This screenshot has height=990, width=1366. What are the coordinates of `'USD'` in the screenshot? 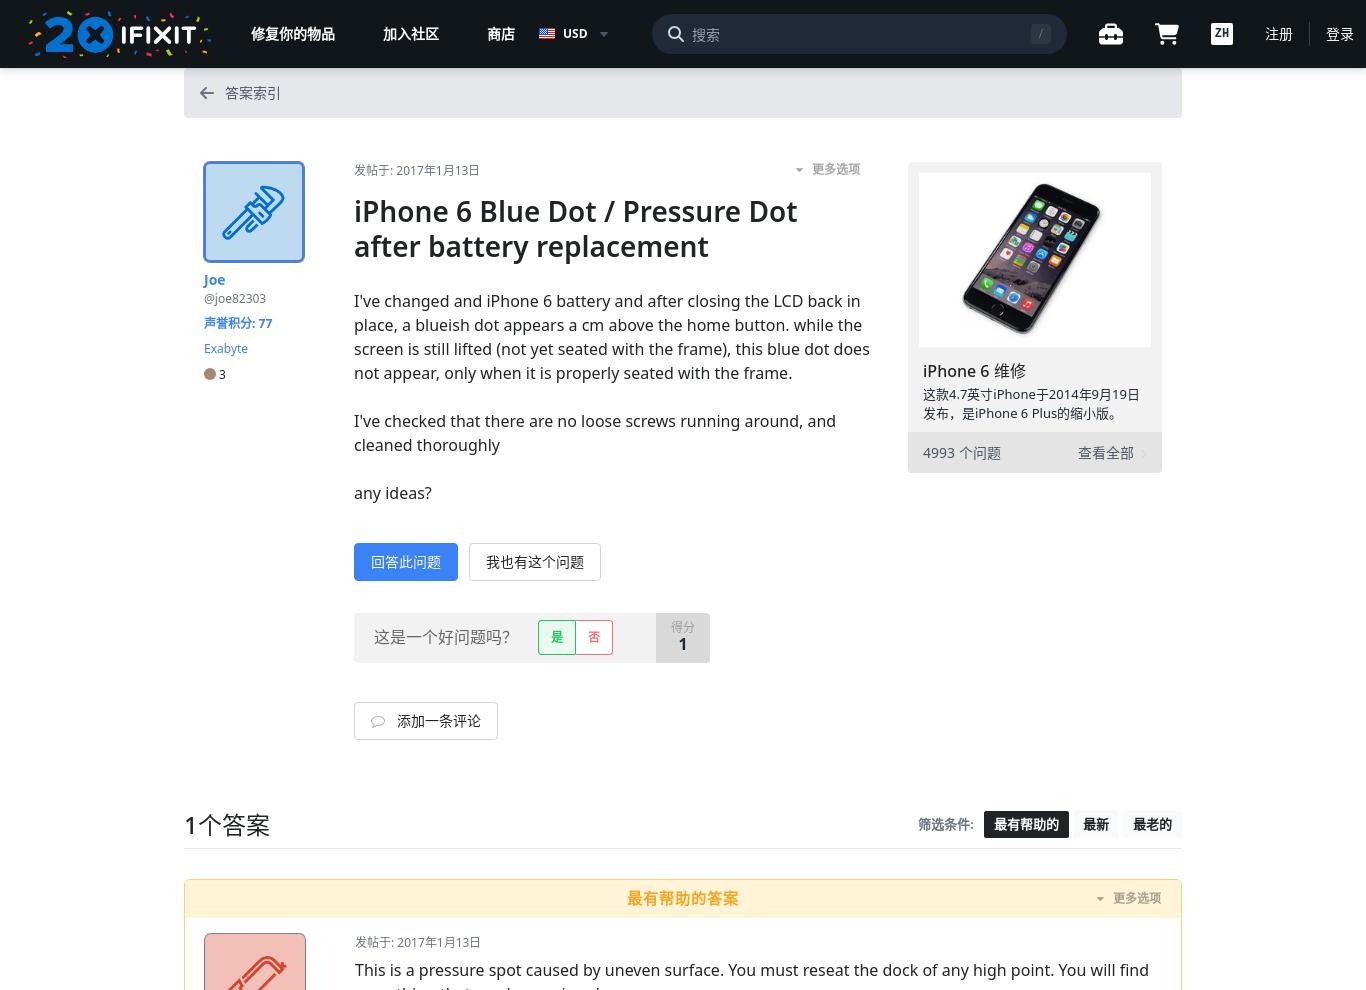 It's located at (563, 32).